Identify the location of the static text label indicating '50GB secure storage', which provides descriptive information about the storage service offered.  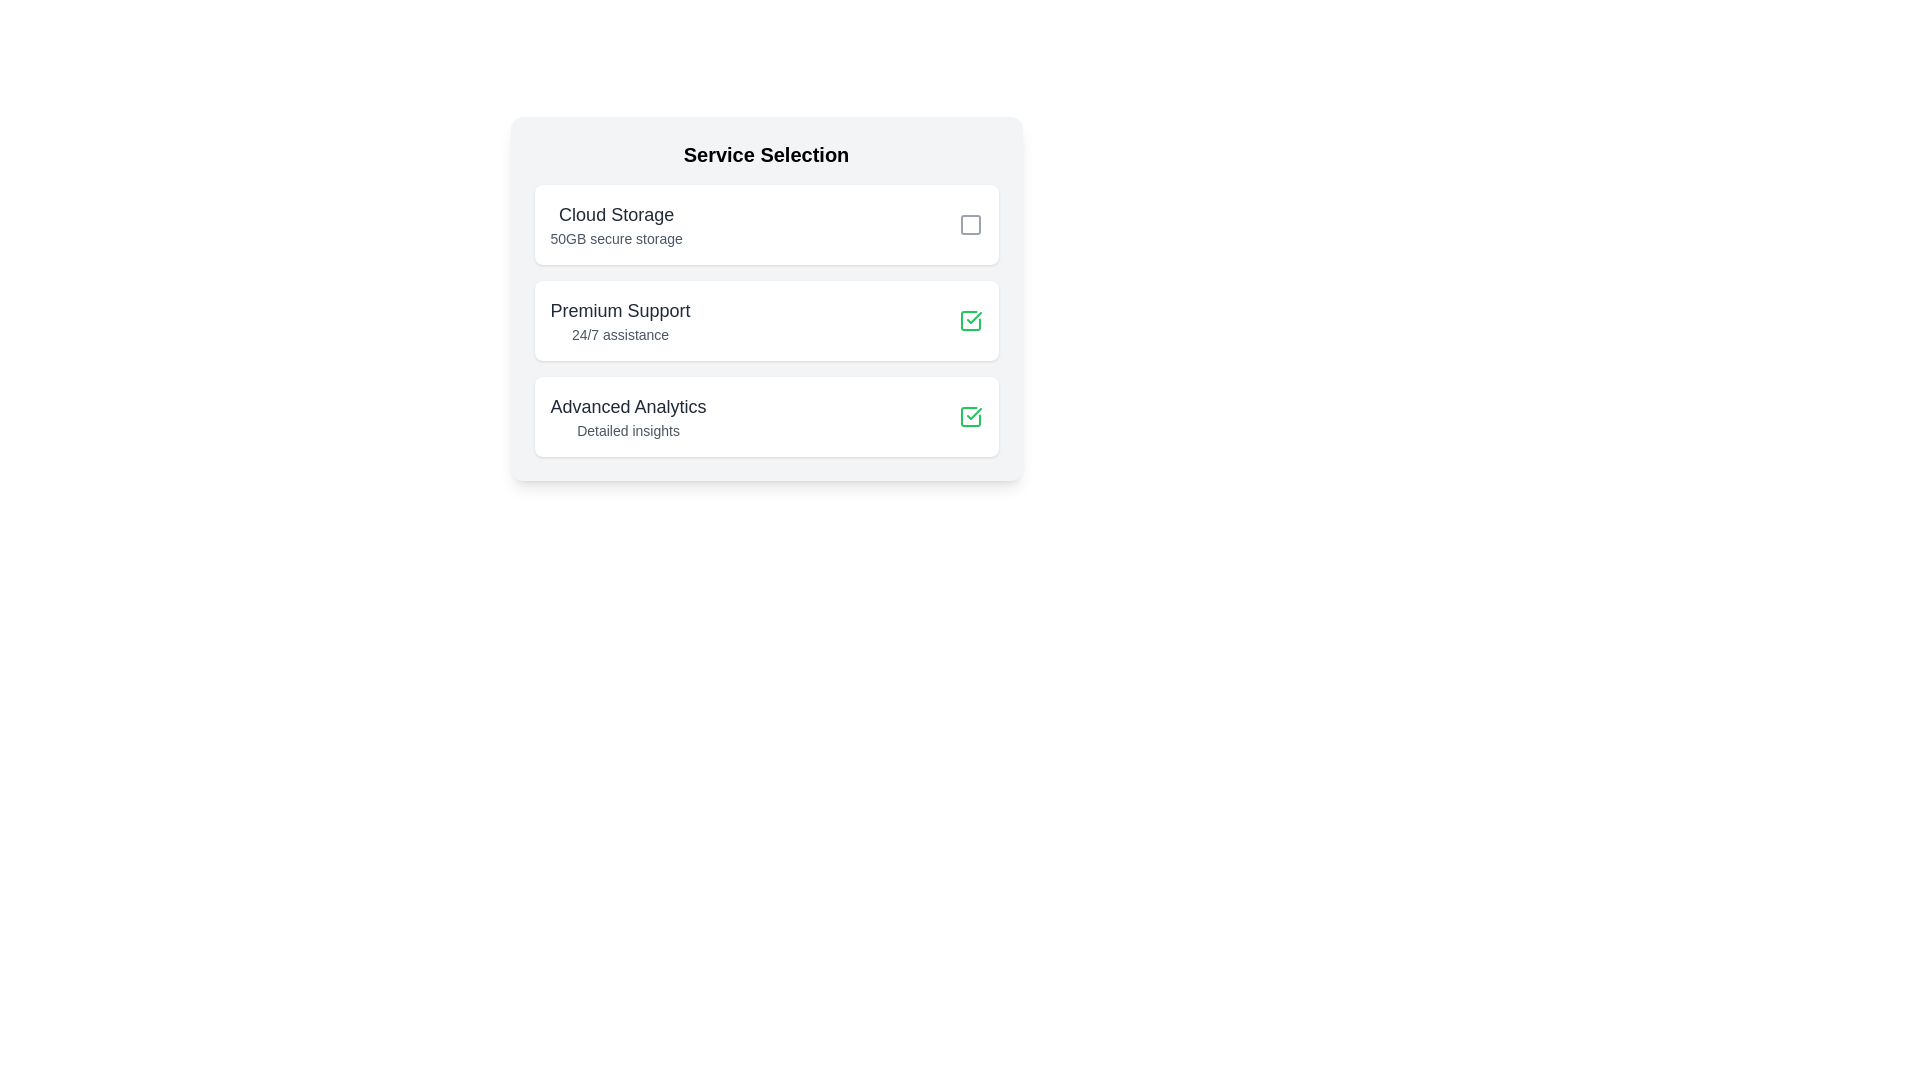
(615, 238).